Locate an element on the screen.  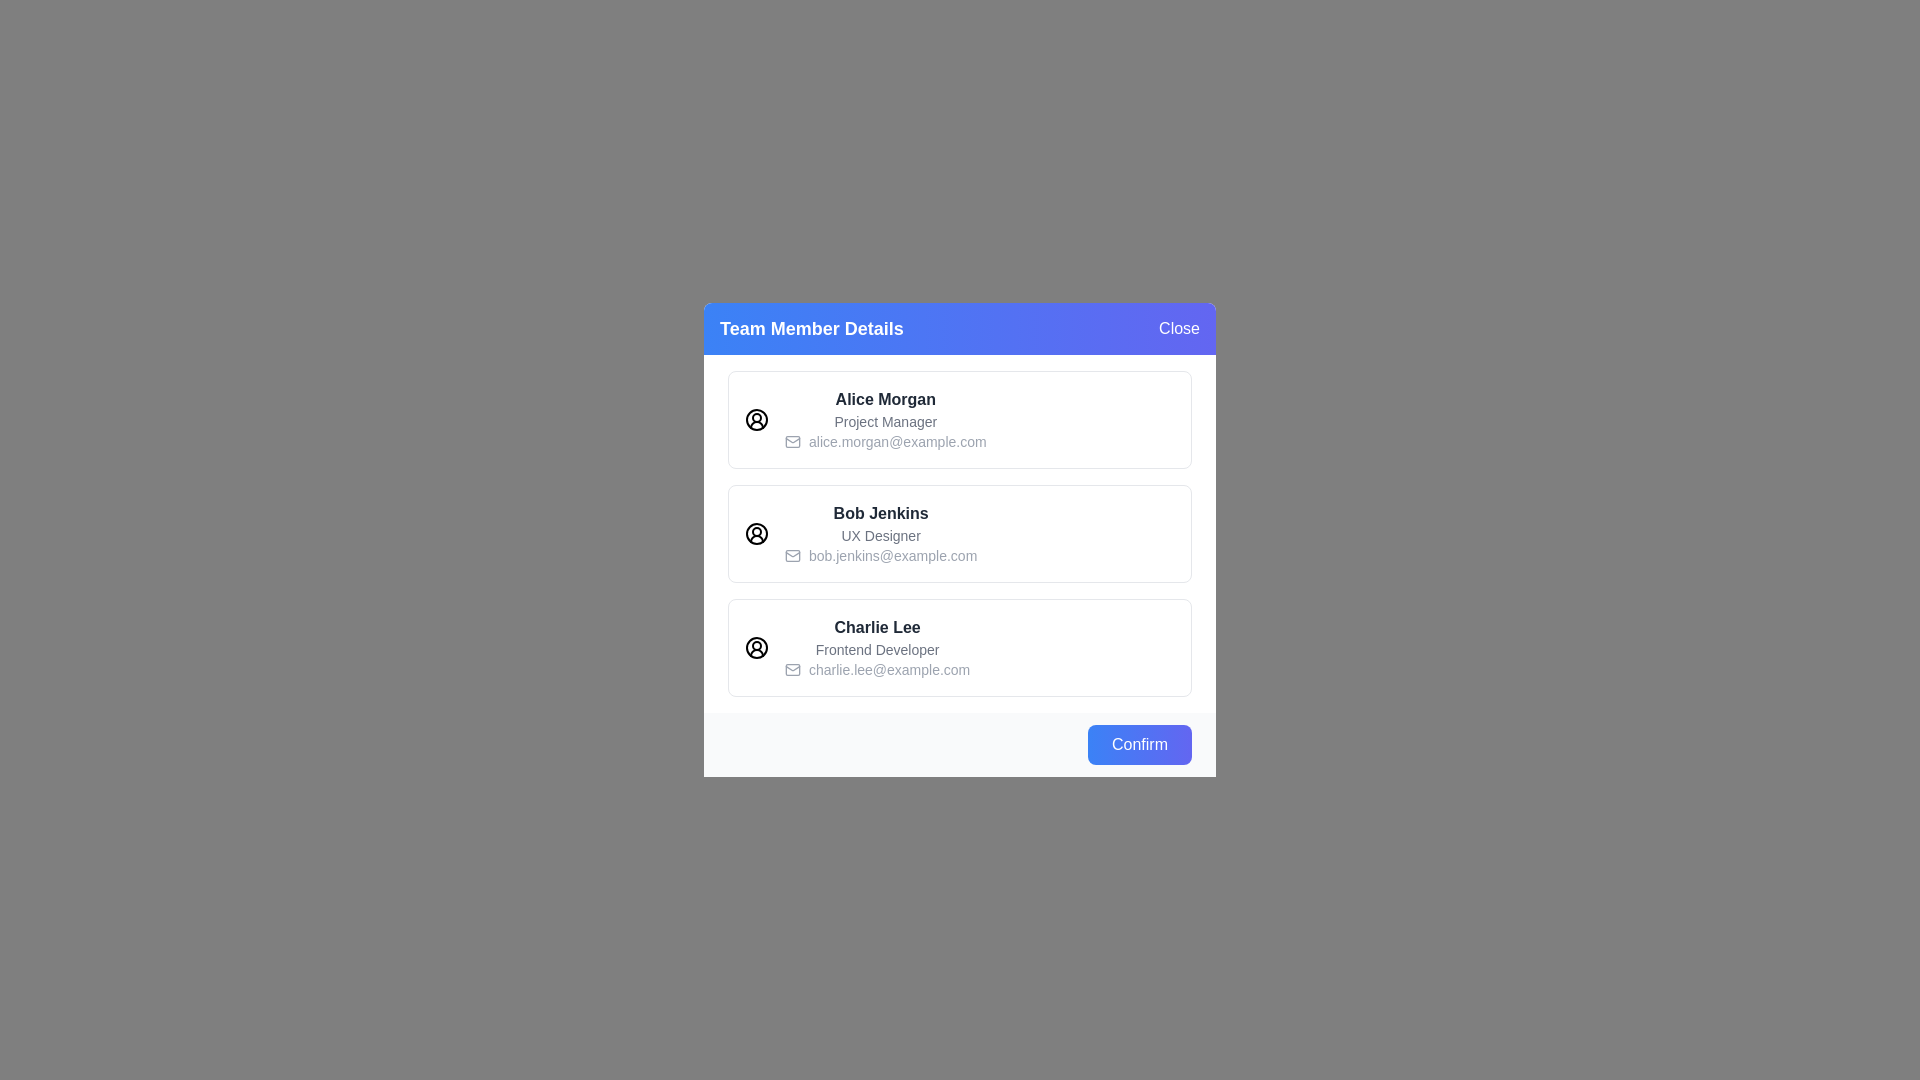
the mail icon located within the 'Charlie Lee' information block is located at coordinates (791, 670).